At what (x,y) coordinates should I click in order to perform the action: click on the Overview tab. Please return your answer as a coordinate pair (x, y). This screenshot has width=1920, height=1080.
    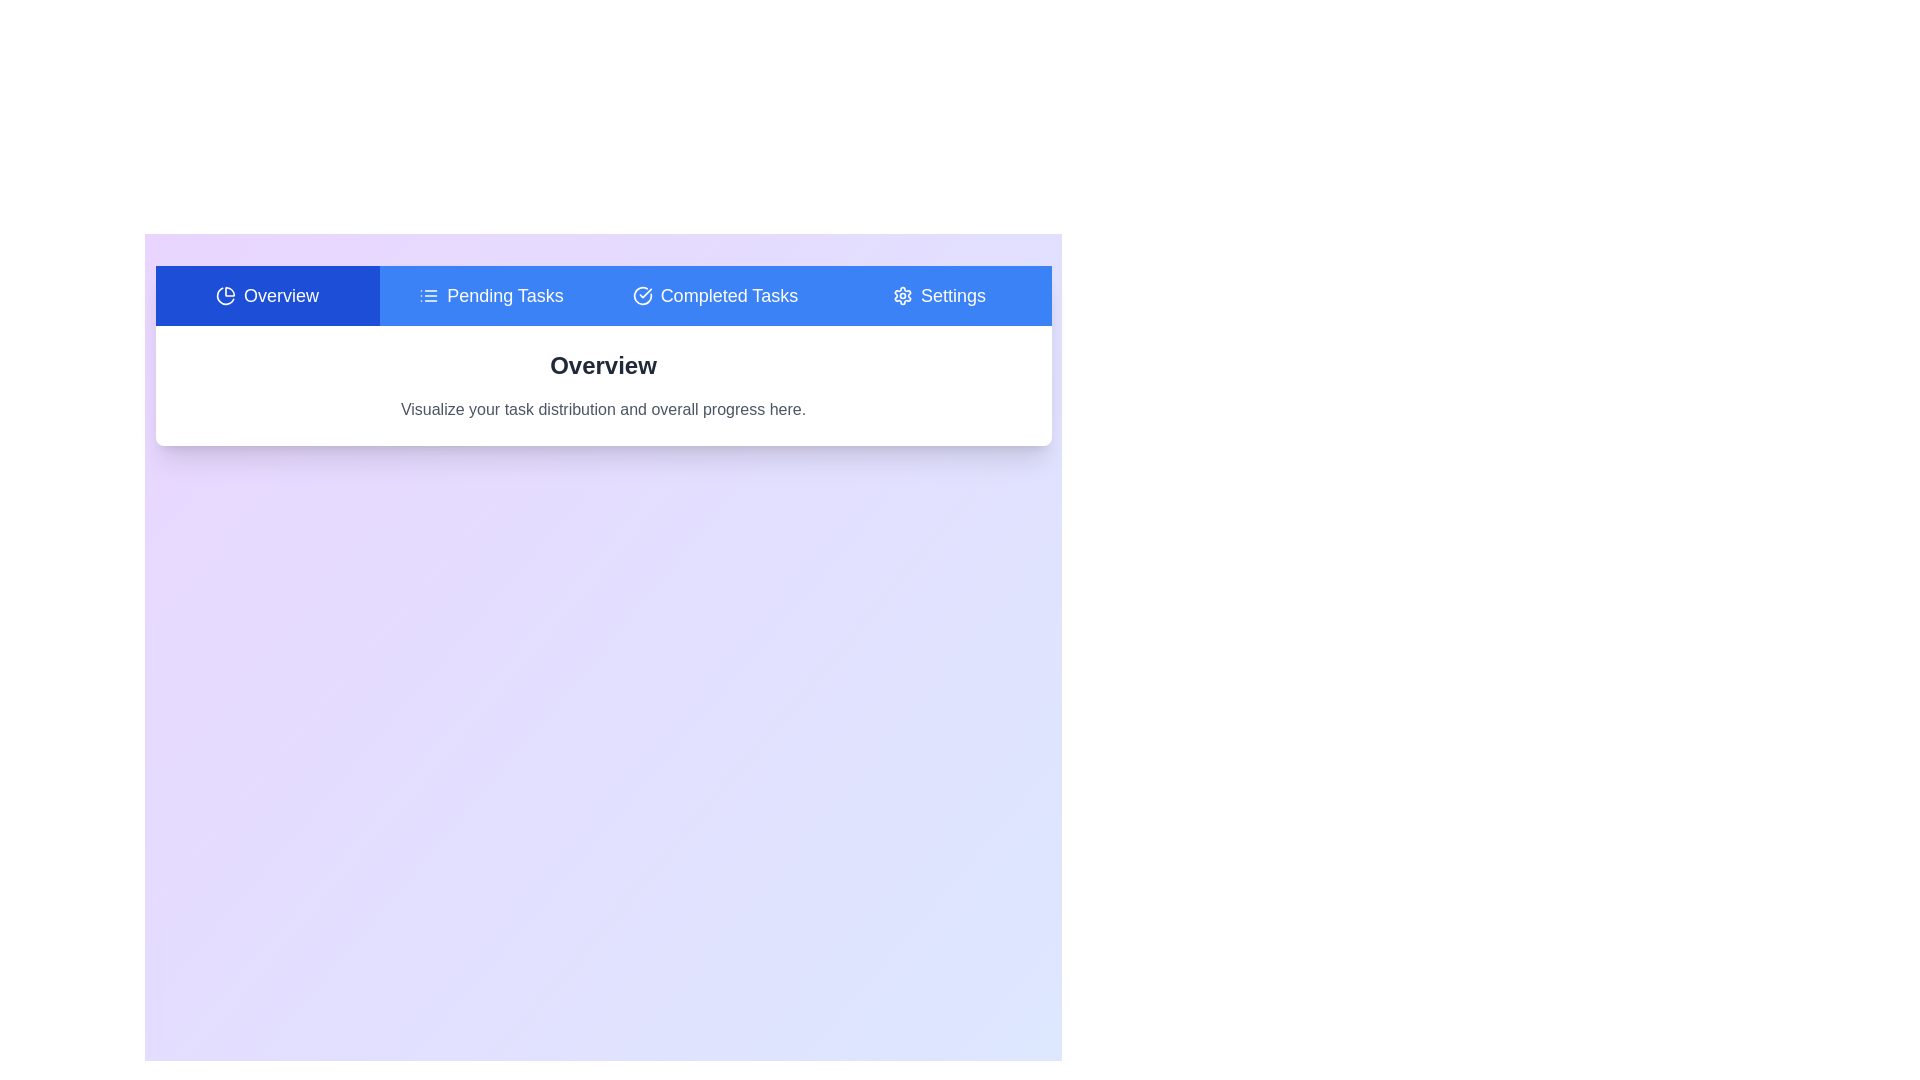
    Looking at the image, I should click on (266, 296).